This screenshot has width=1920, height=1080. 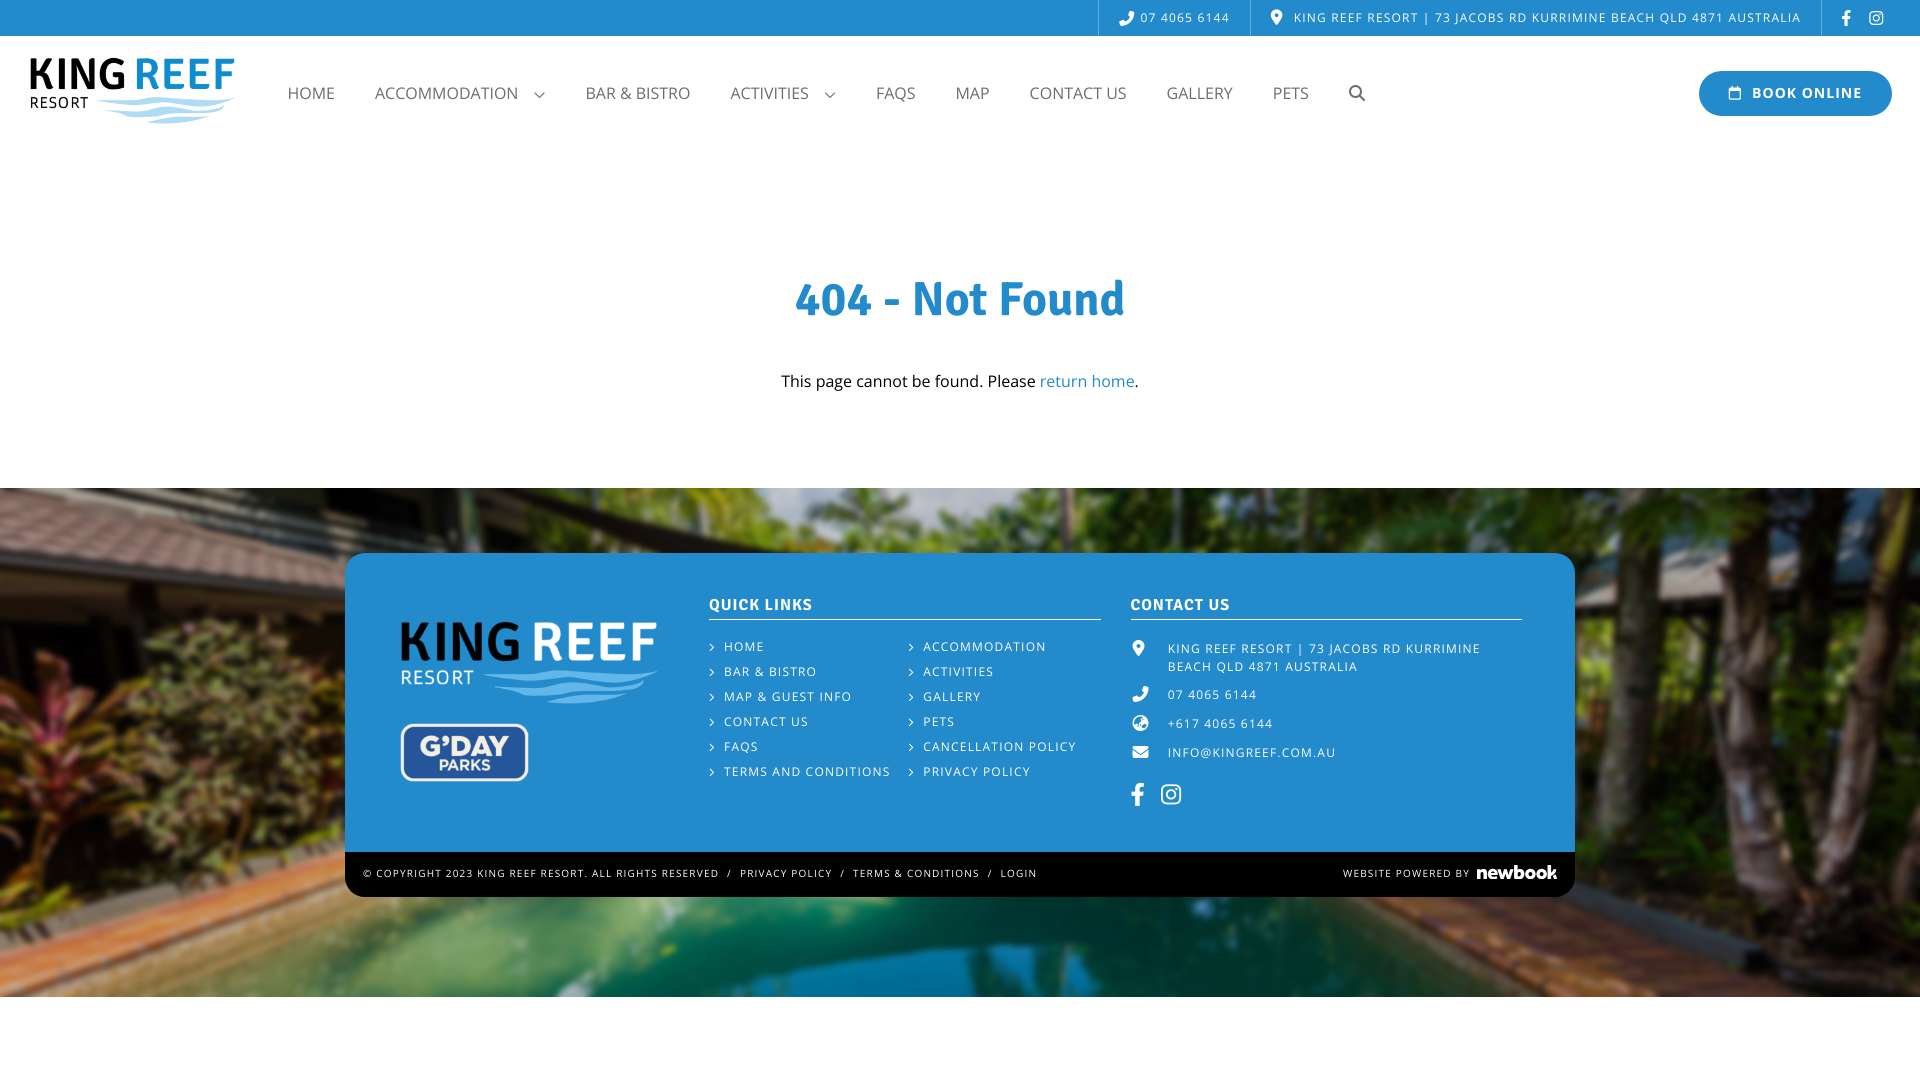 I want to click on 'MAP', so click(x=971, y=92).